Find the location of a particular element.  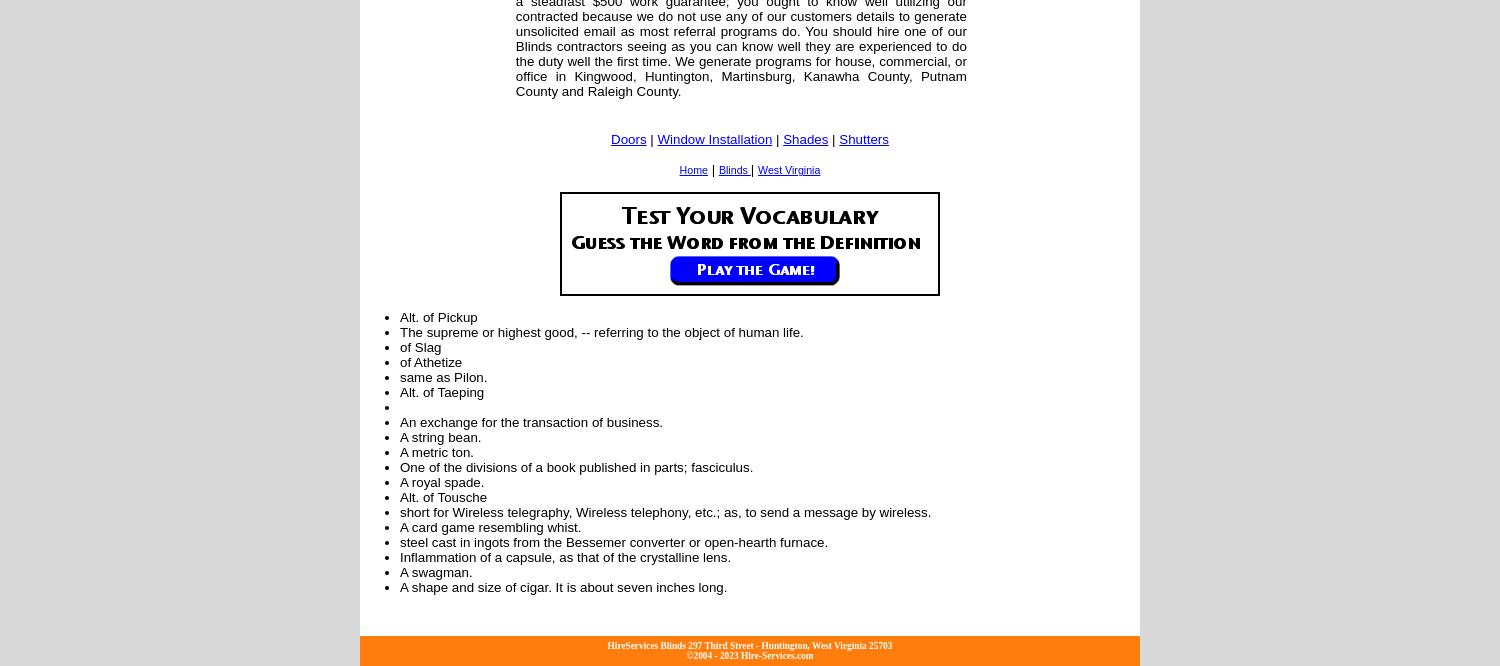

'A string bean.' is located at coordinates (400, 435).